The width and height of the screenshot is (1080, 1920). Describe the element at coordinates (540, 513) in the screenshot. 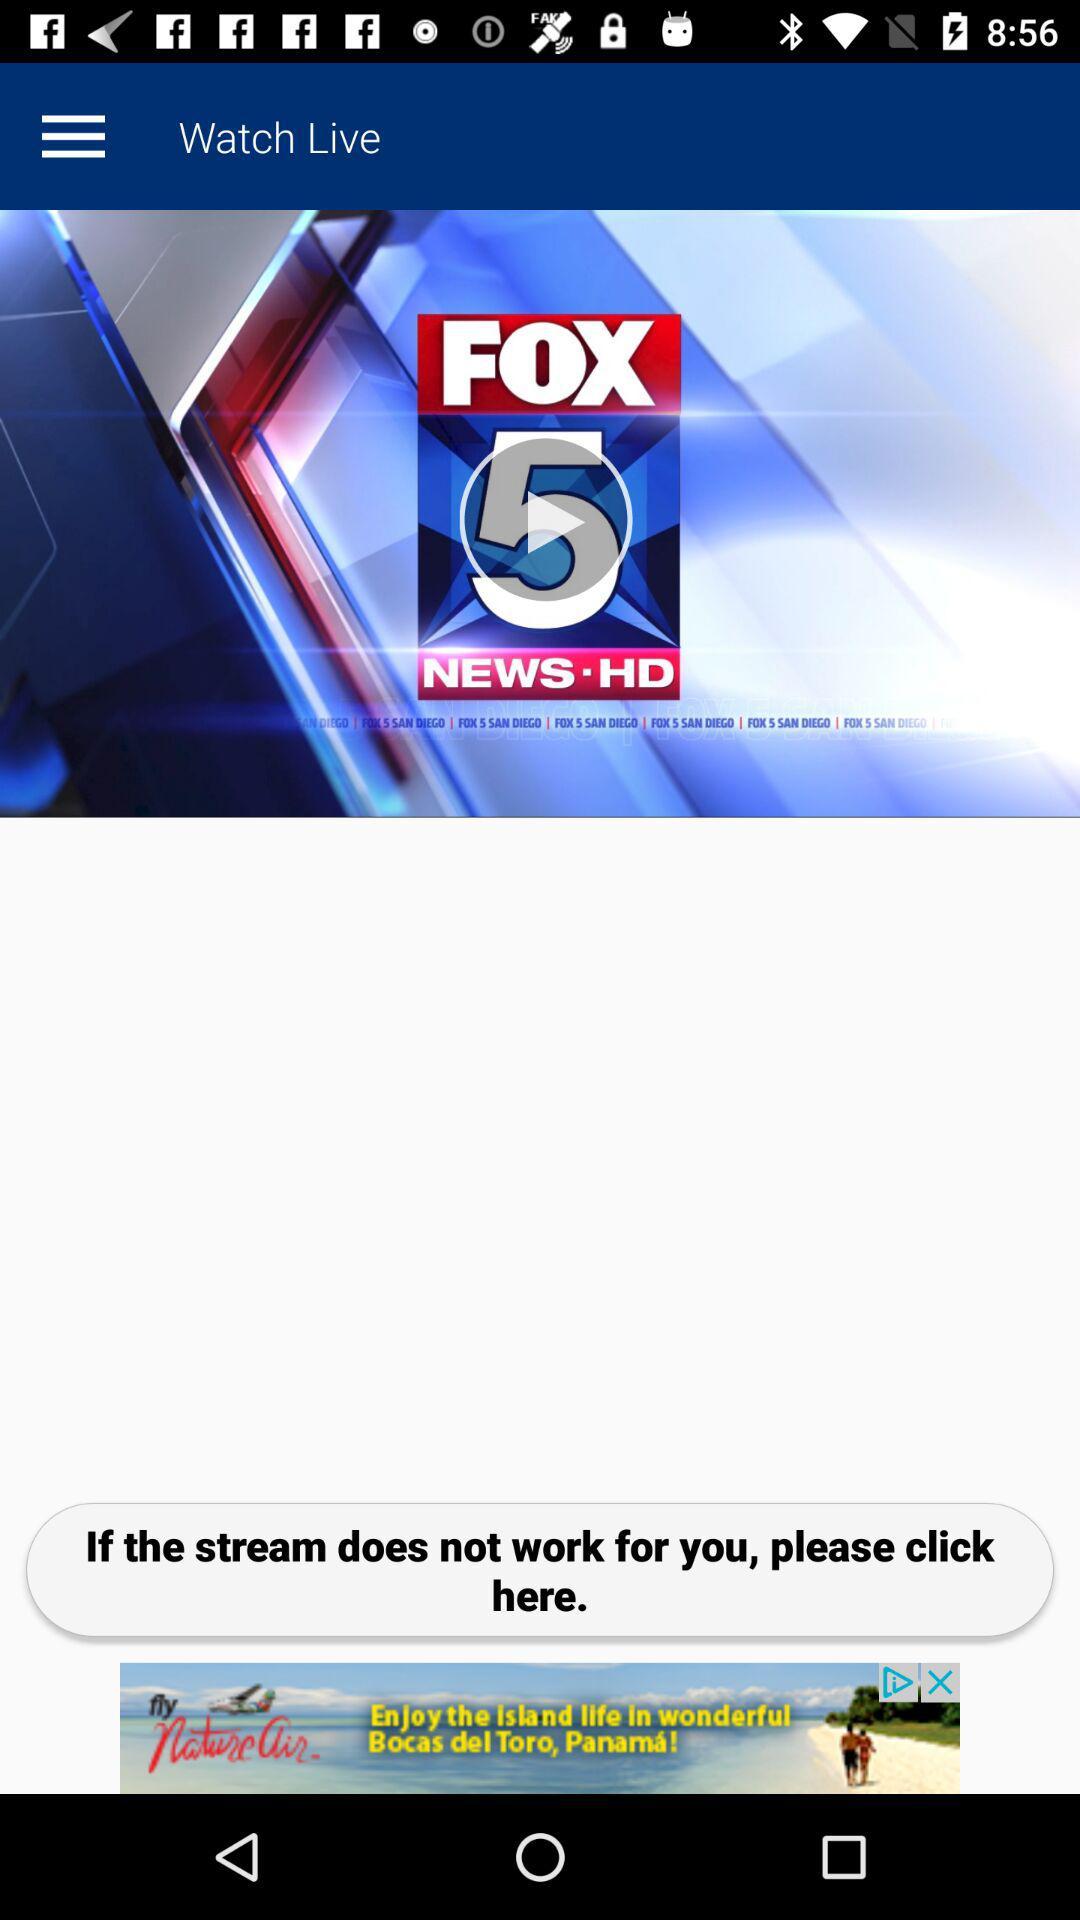

I see `fox 5 video` at that location.